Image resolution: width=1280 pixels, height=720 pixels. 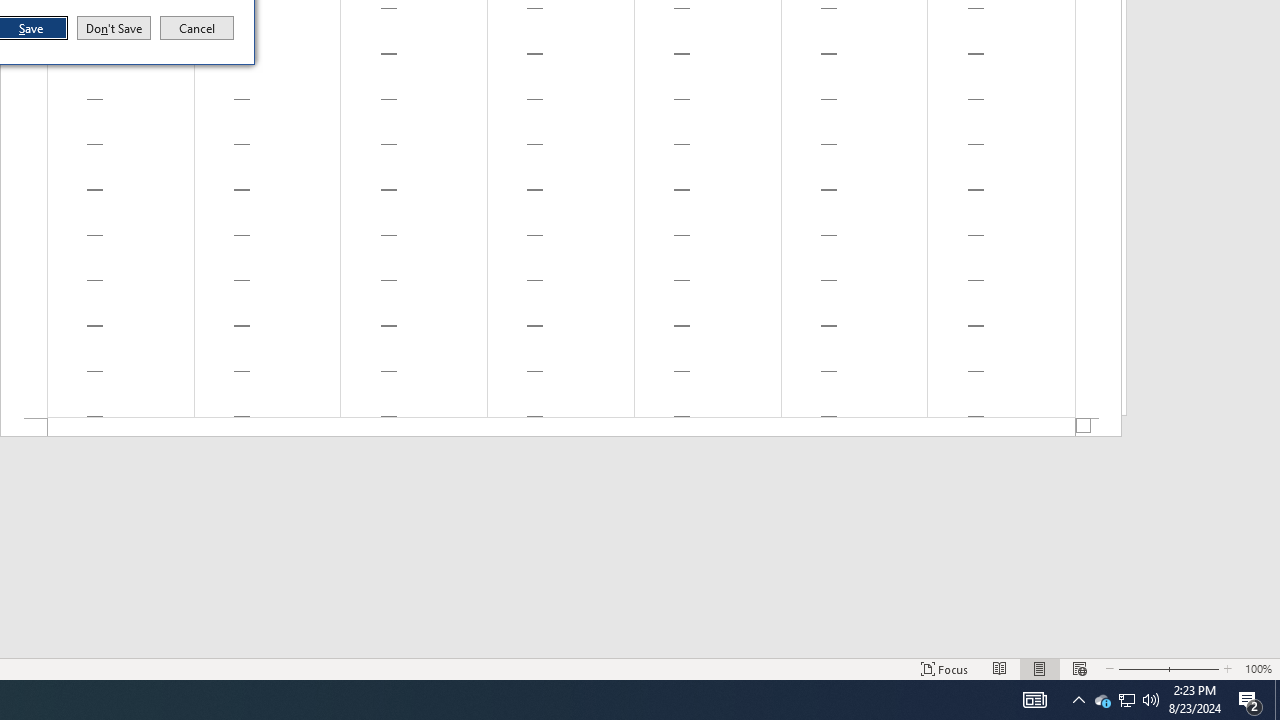 I want to click on 'Web Layout', so click(x=1040, y=669).